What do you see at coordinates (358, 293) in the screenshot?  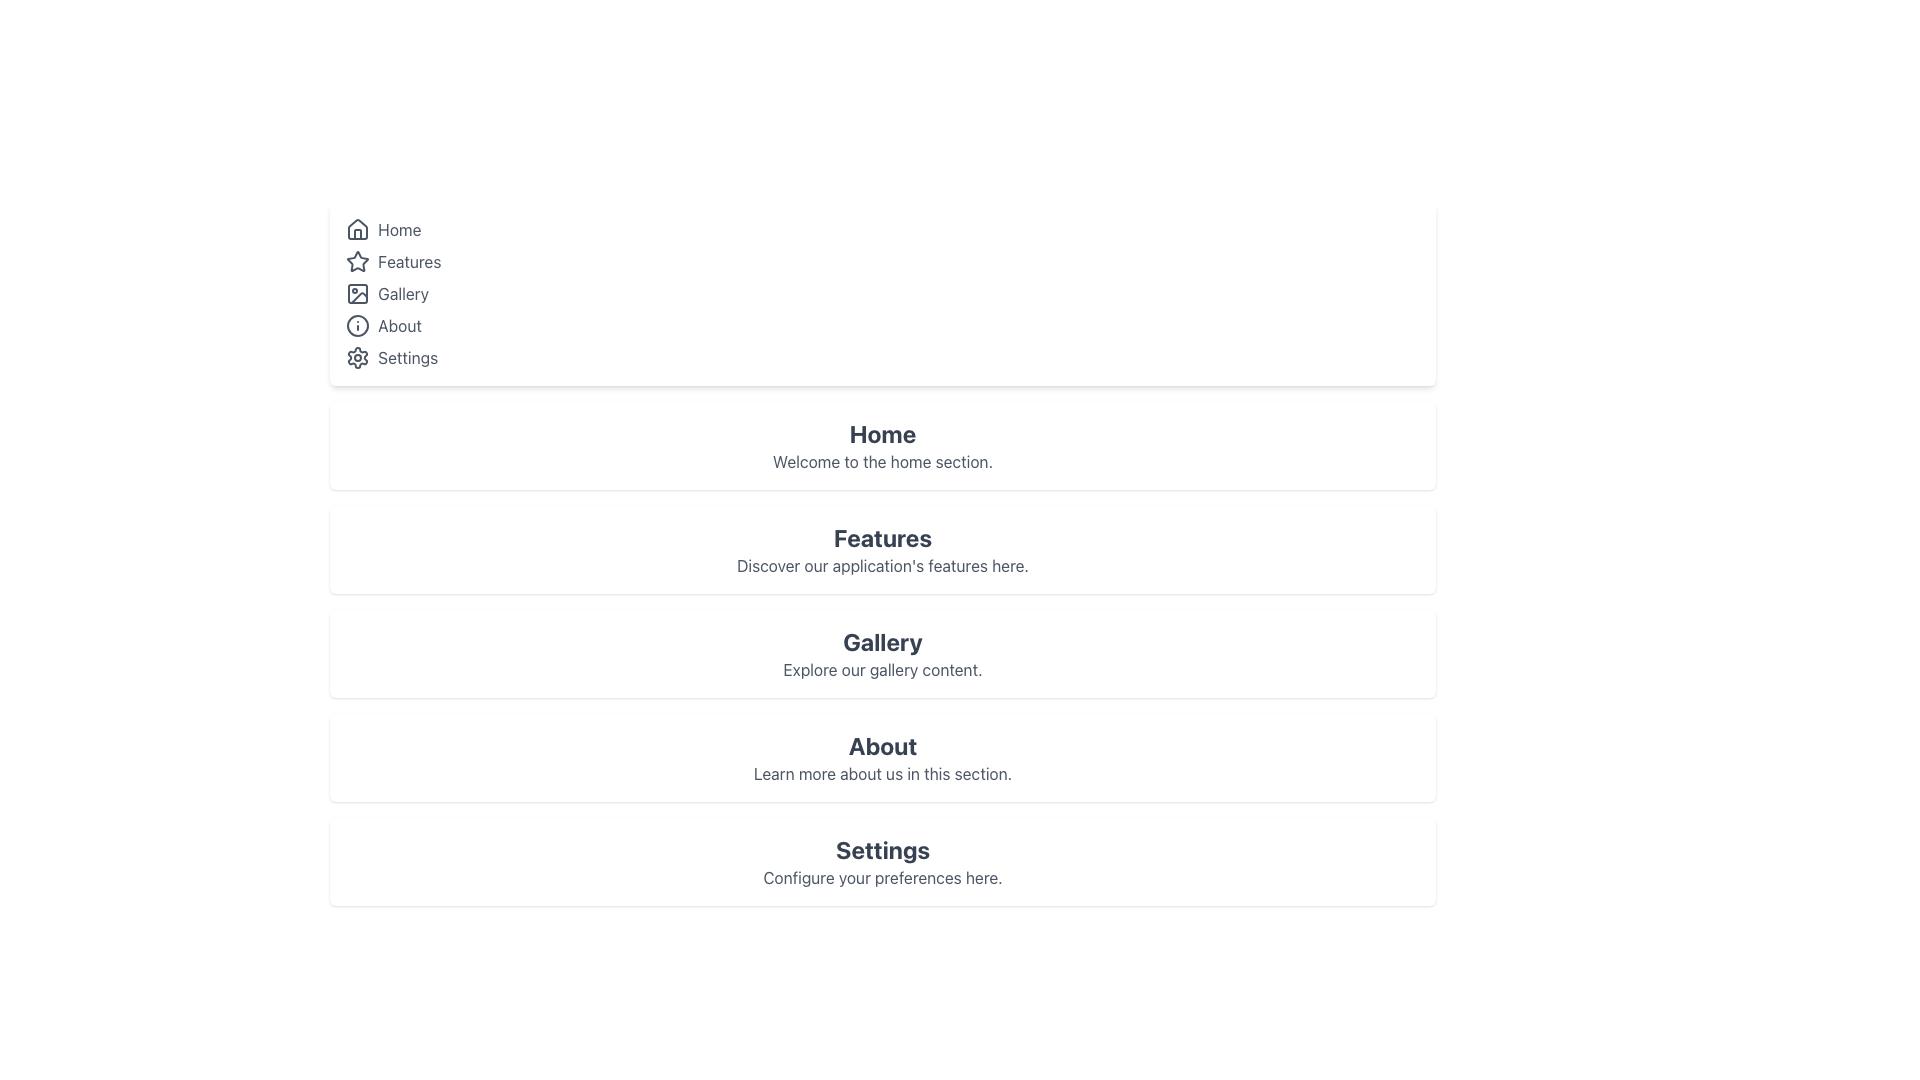 I see `the gray rectangular shape with rounded corners that serves as the background of the 'Gallery' icon in the navigation list` at bounding box center [358, 293].